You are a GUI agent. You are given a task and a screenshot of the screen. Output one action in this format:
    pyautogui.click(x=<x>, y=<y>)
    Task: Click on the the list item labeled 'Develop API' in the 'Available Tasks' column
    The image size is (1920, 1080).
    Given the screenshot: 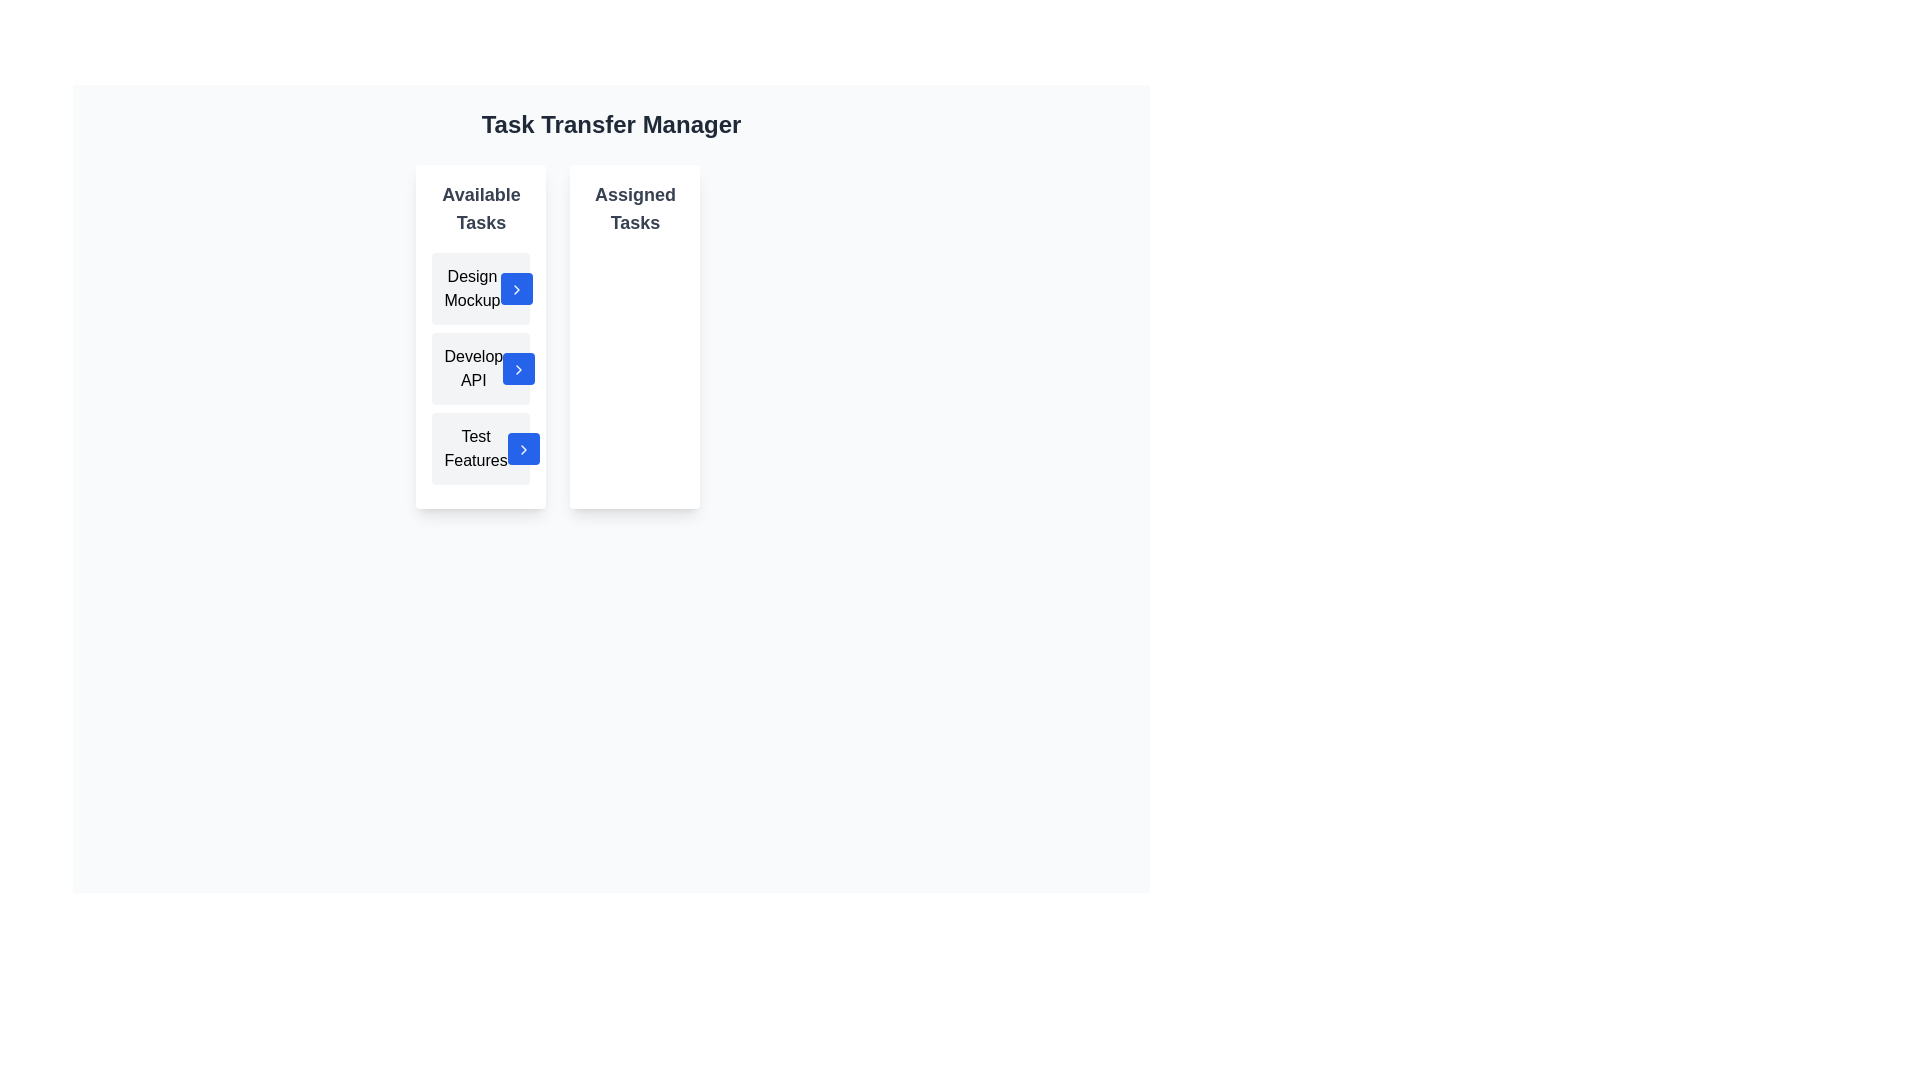 What is the action you would take?
    pyautogui.click(x=481, y=369)
    